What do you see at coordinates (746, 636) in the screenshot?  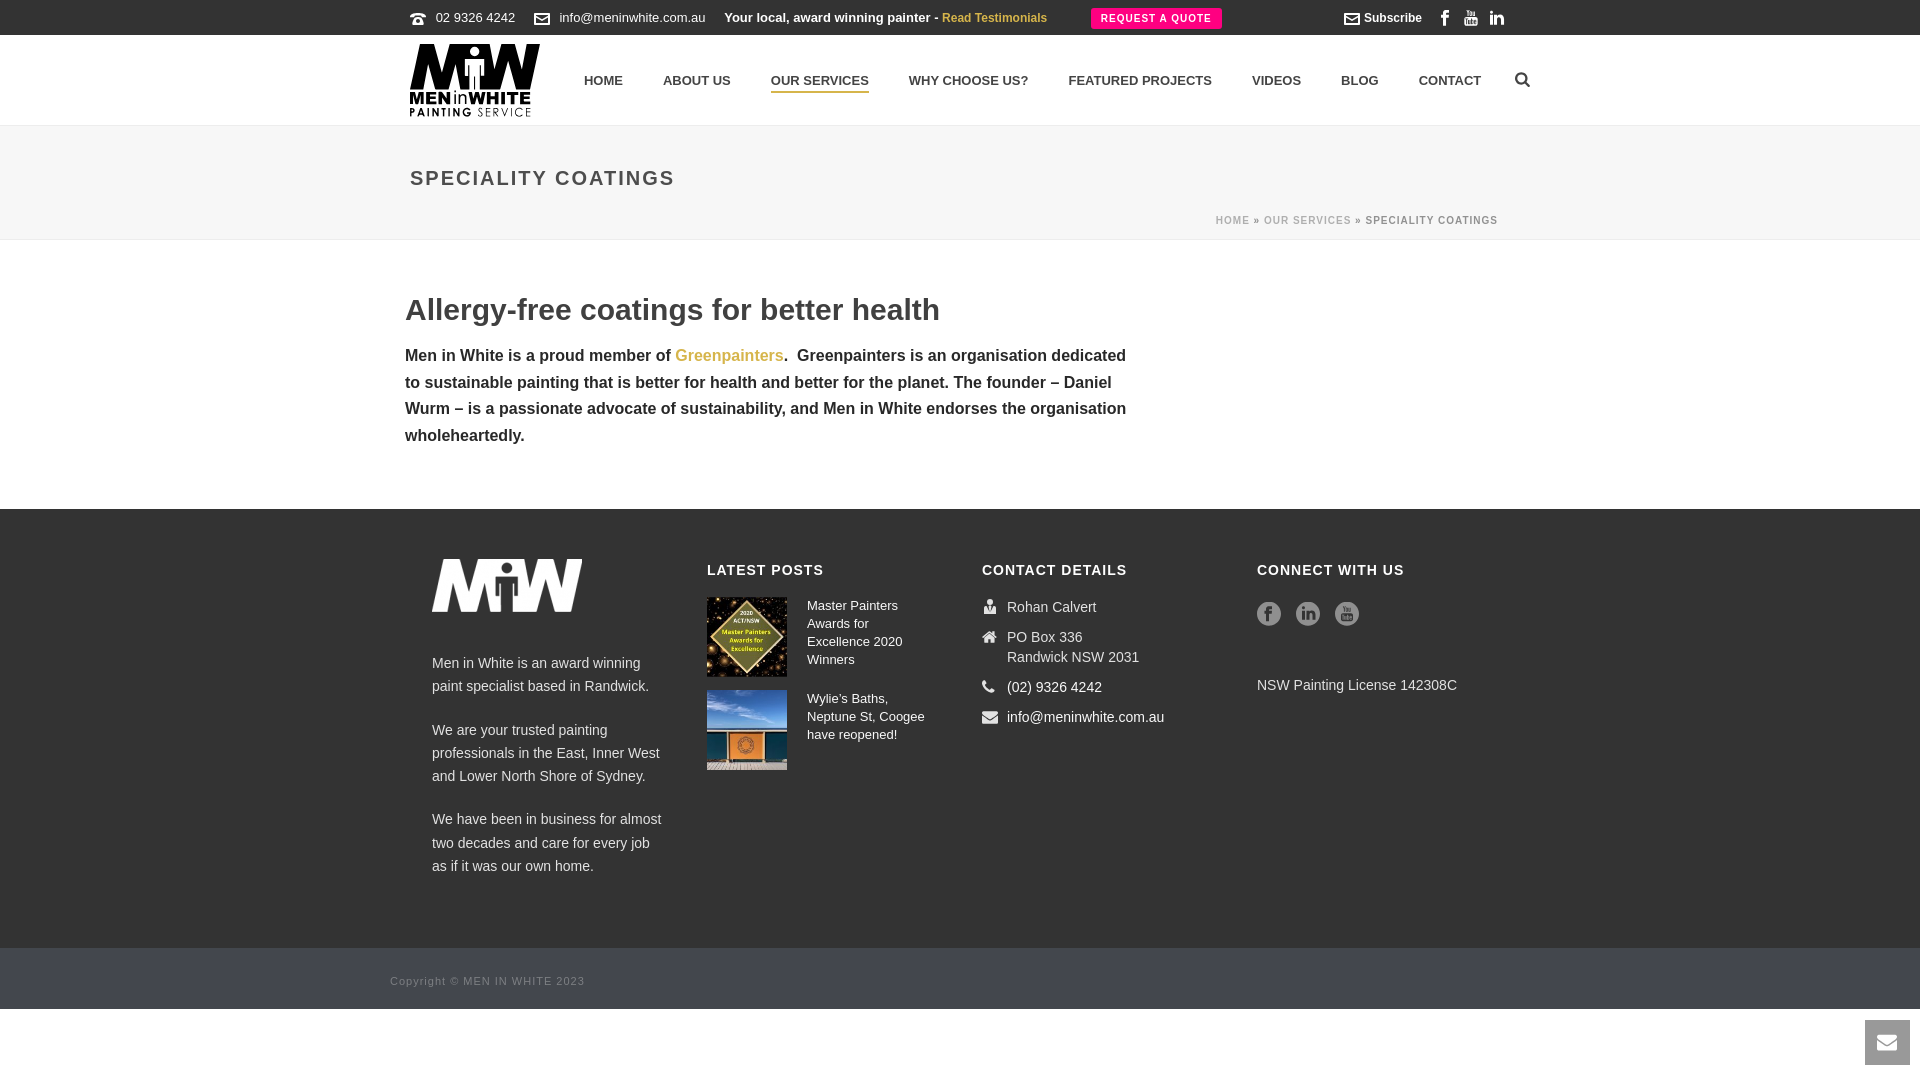 I see `'Master Painters Awards for Excellence 2020 Winners'` at bounding box center [746, 636].